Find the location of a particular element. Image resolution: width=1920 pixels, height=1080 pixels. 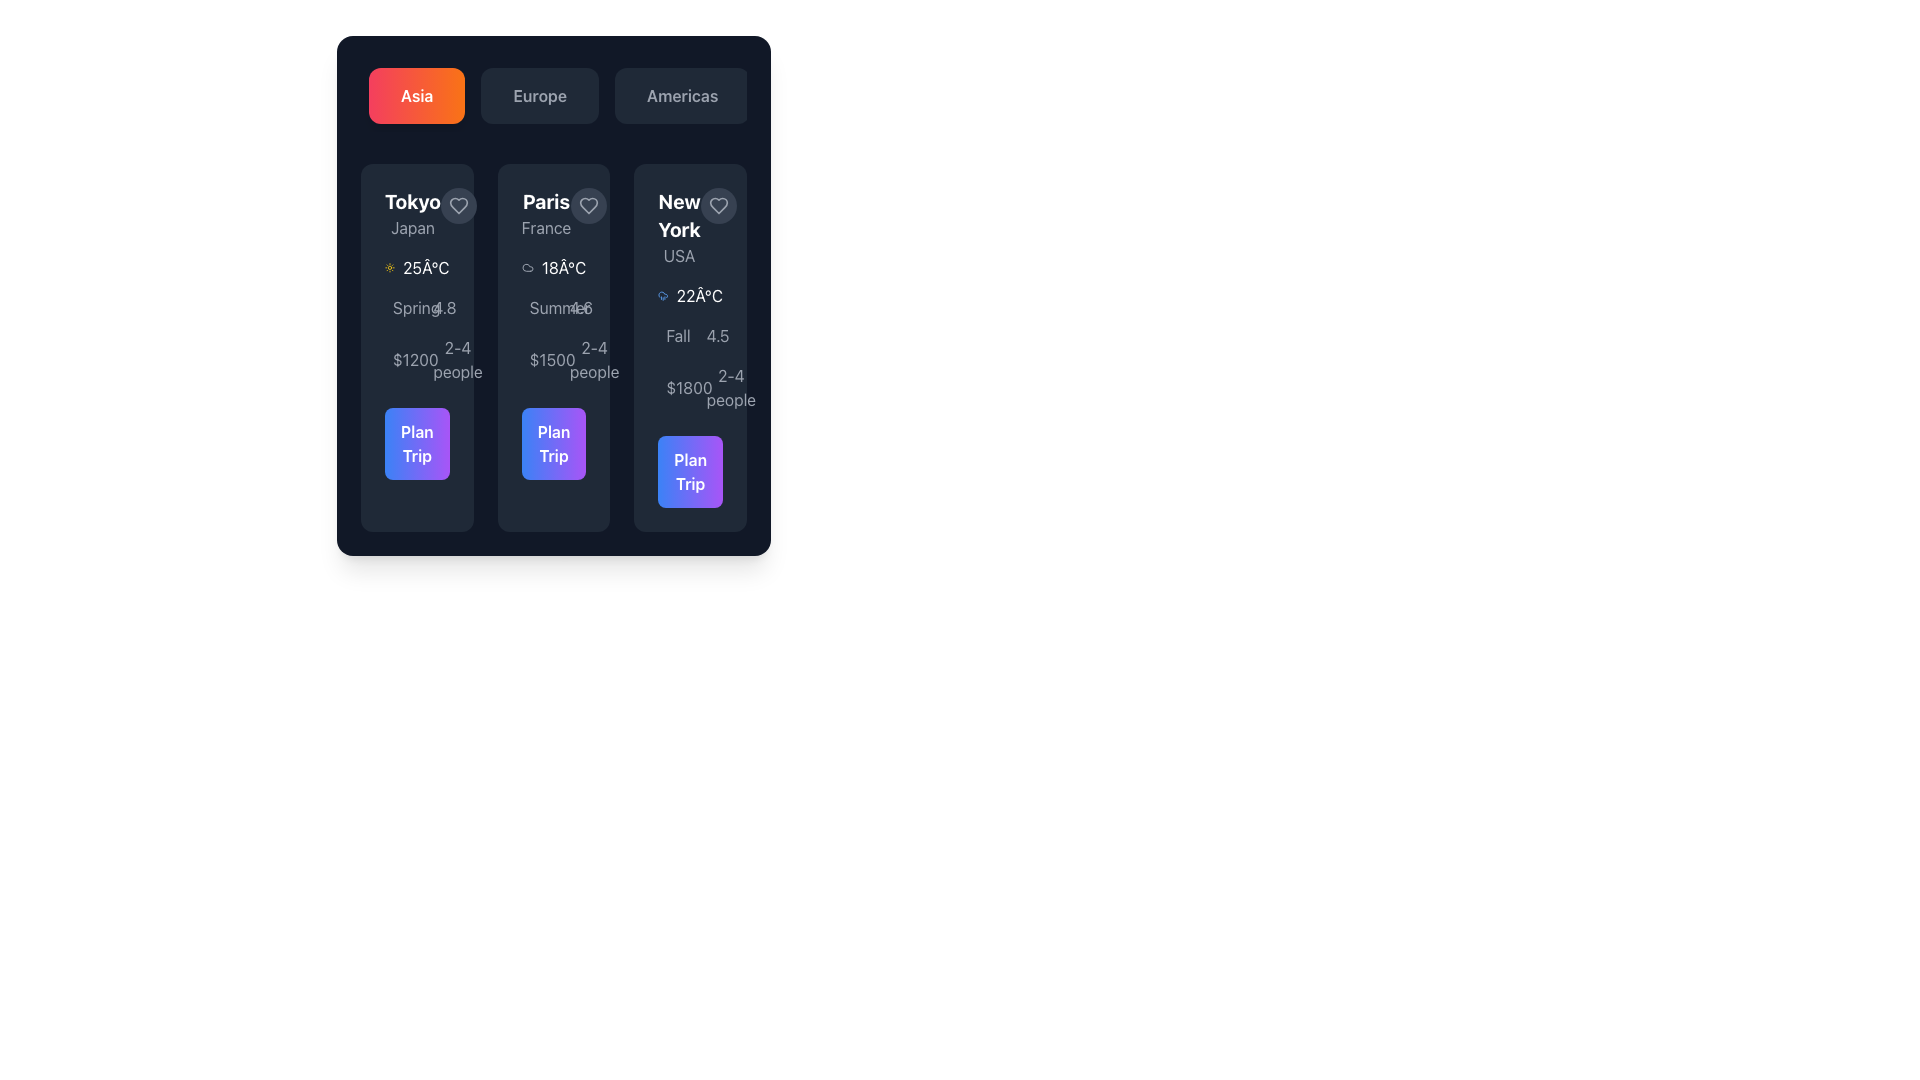

text displayed in bold, medium-sized font that shows '4.5' in gray, located in the third card under the 'Fall' label is located at coordinates (718, 334).